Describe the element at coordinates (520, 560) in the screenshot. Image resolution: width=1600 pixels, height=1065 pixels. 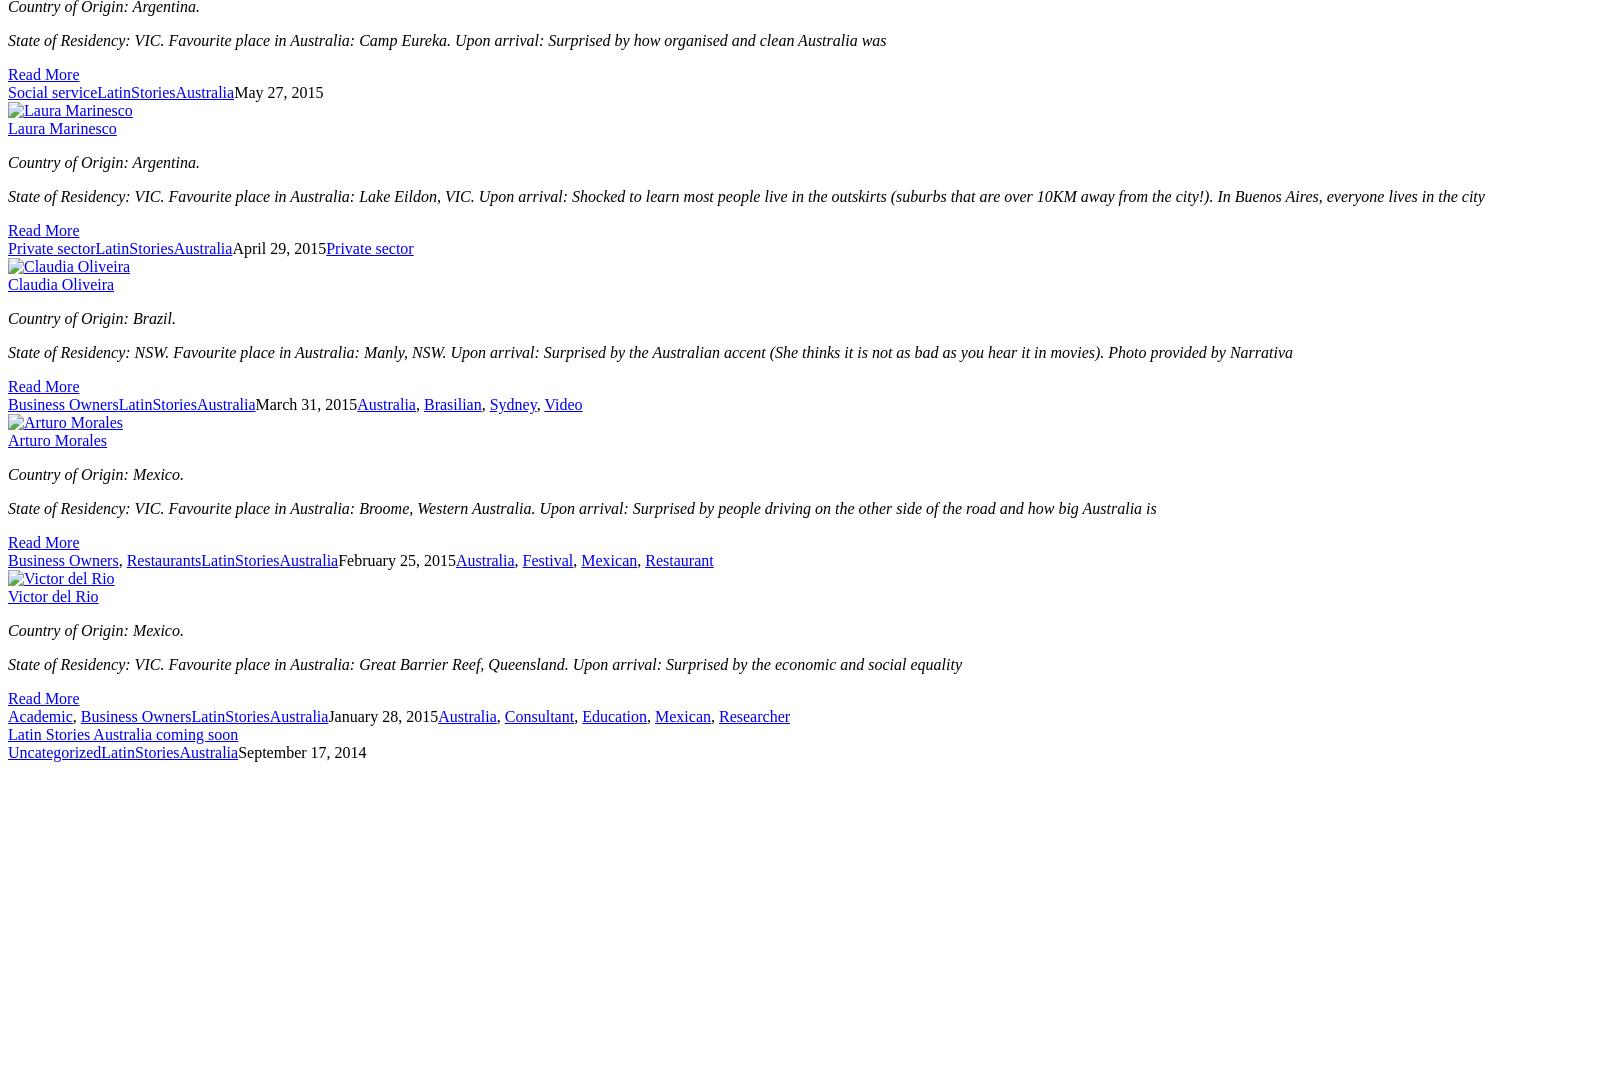
I see `'Festival'` at that location.